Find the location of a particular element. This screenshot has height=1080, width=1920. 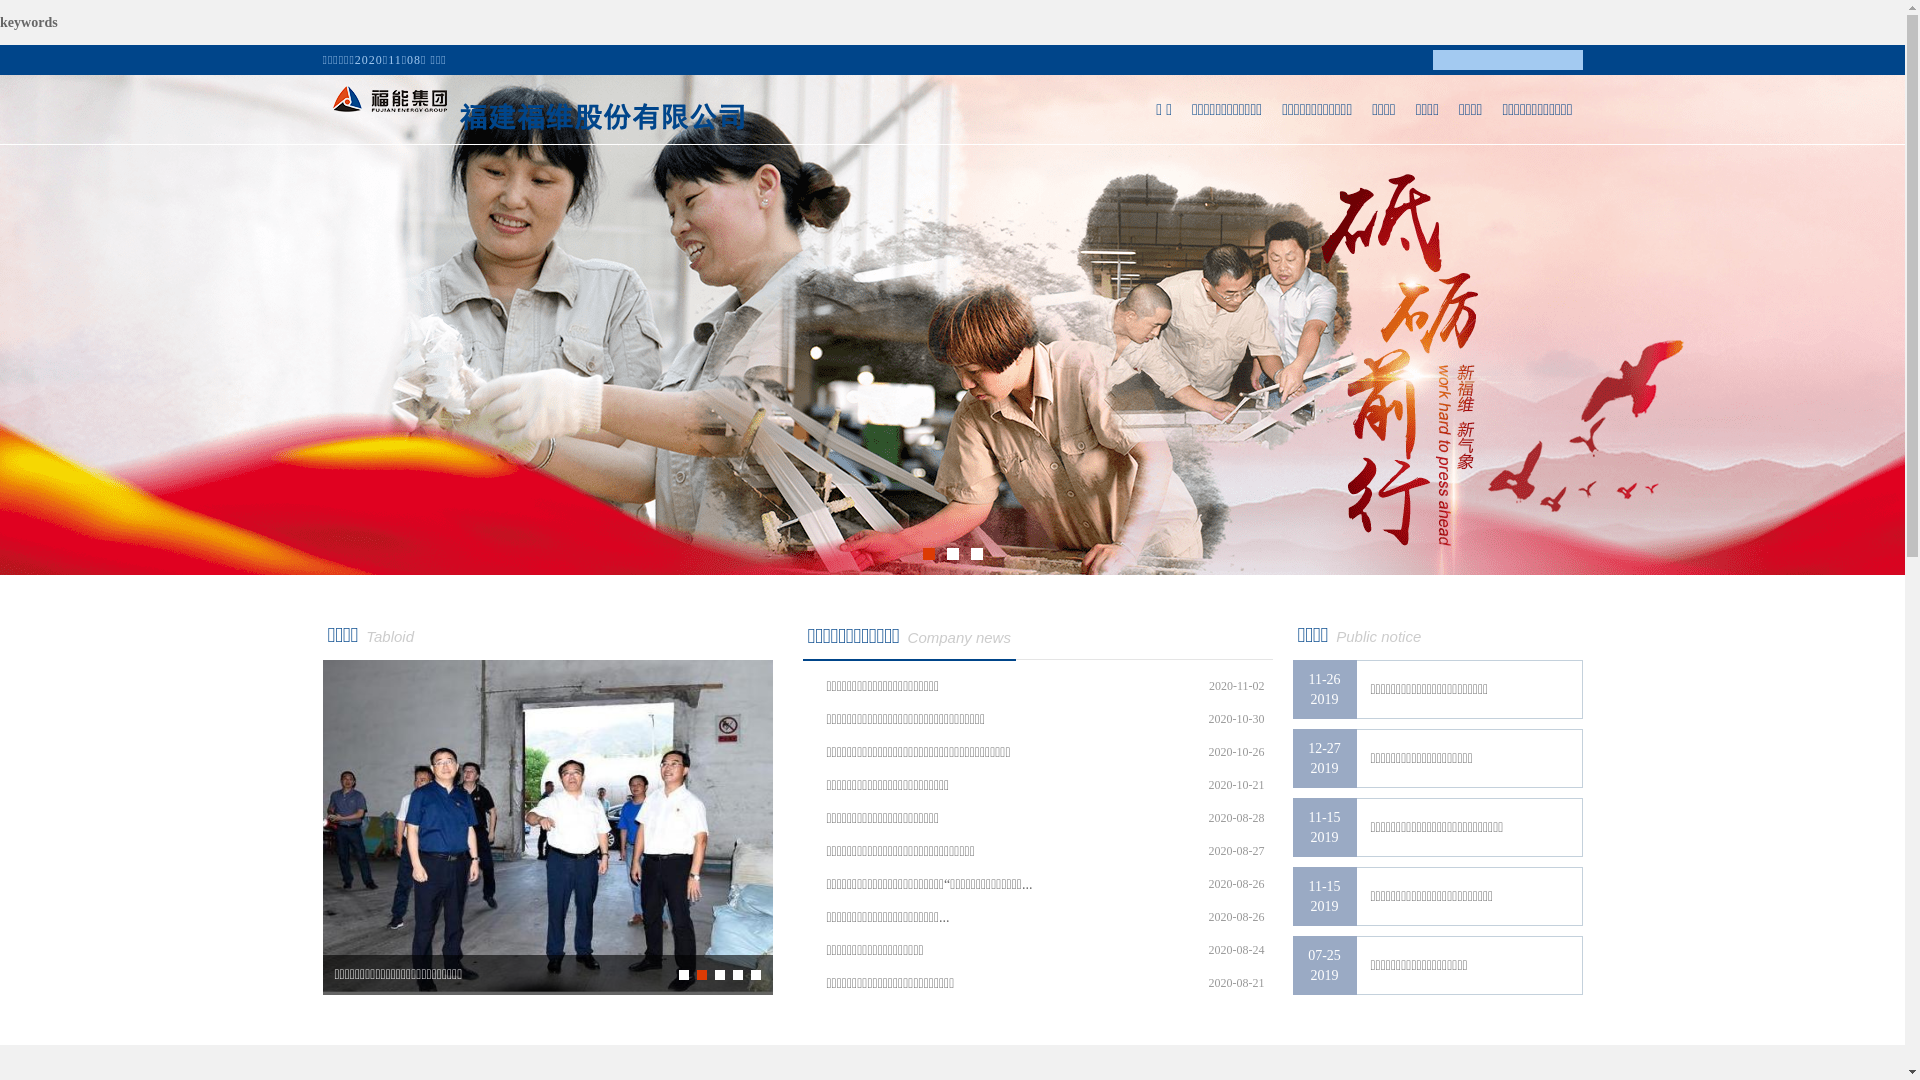

'keywords' is located at coordinates (28, 22).